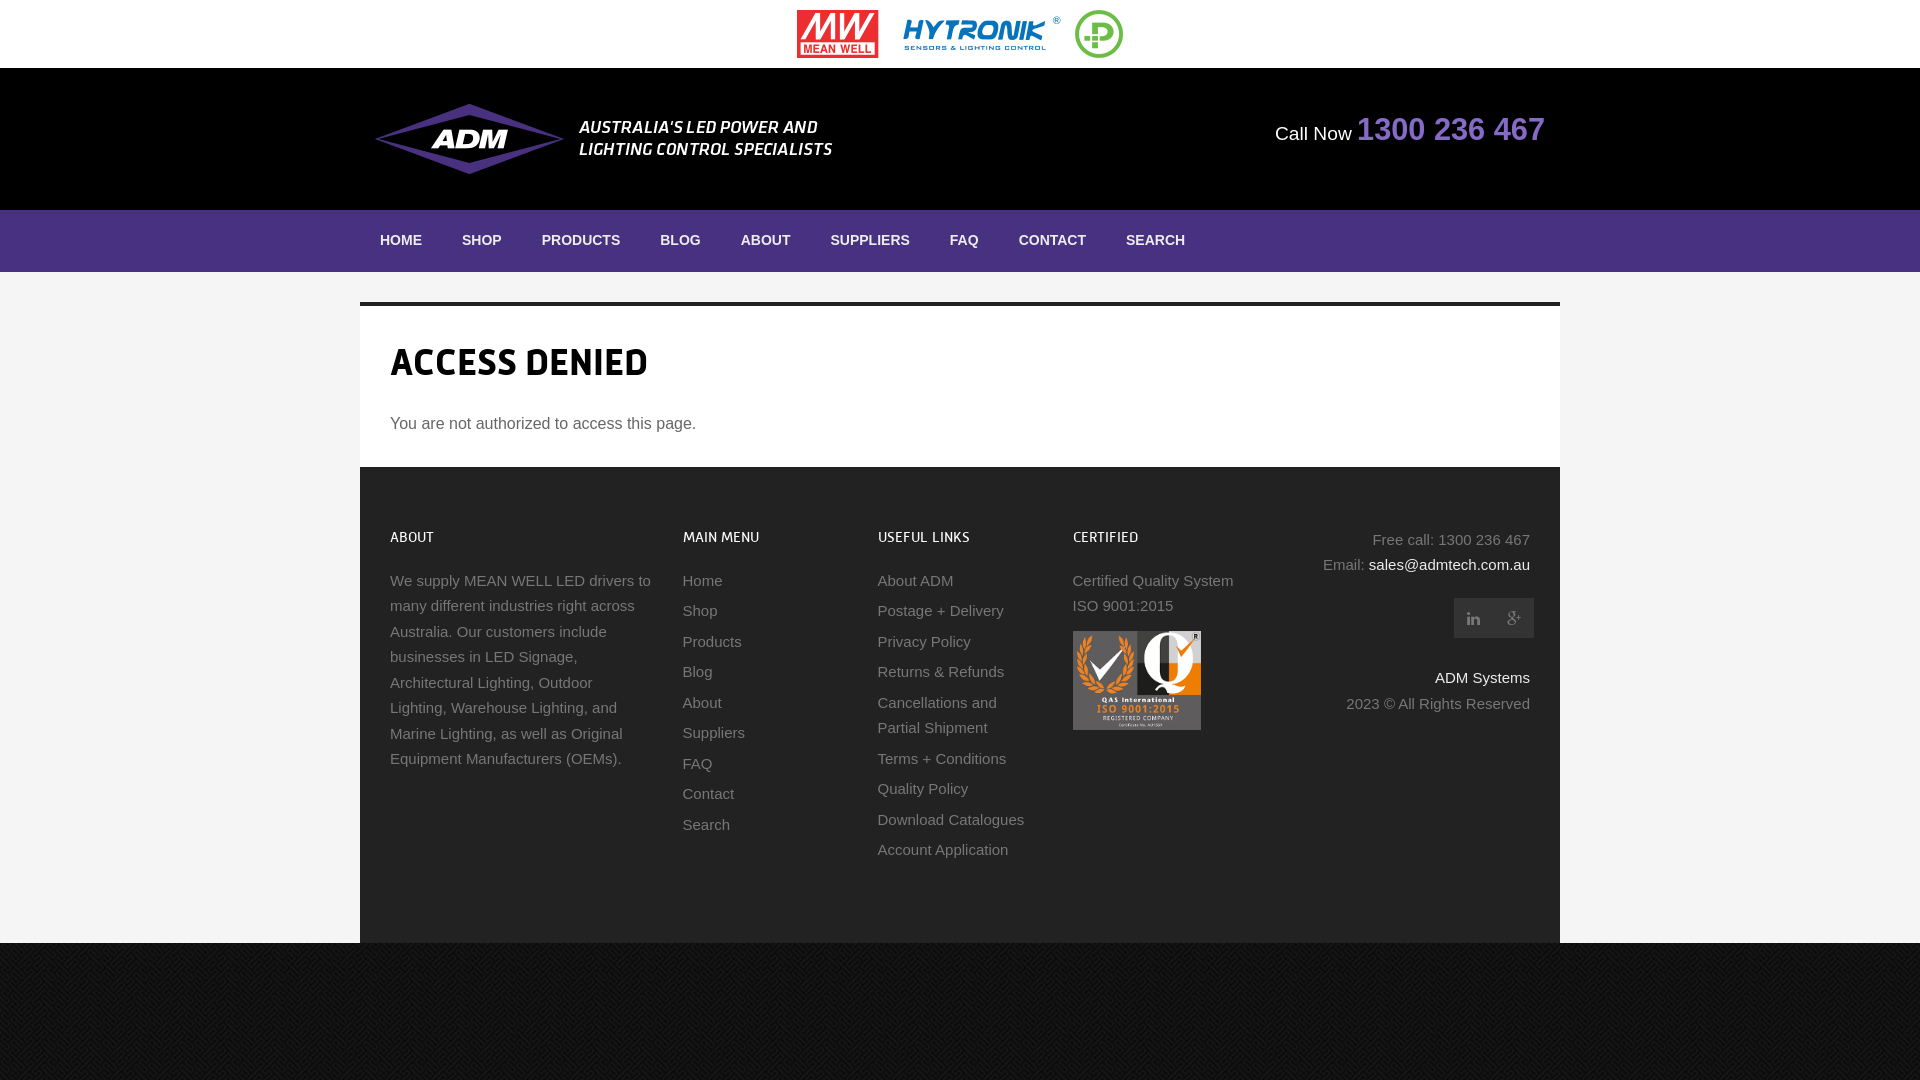 The height and width of the screenshot is (1080, 1920). What do you see at coordinates (681, 701) in the screenshot?
I see `'About'` at bounding box center [681, 701].